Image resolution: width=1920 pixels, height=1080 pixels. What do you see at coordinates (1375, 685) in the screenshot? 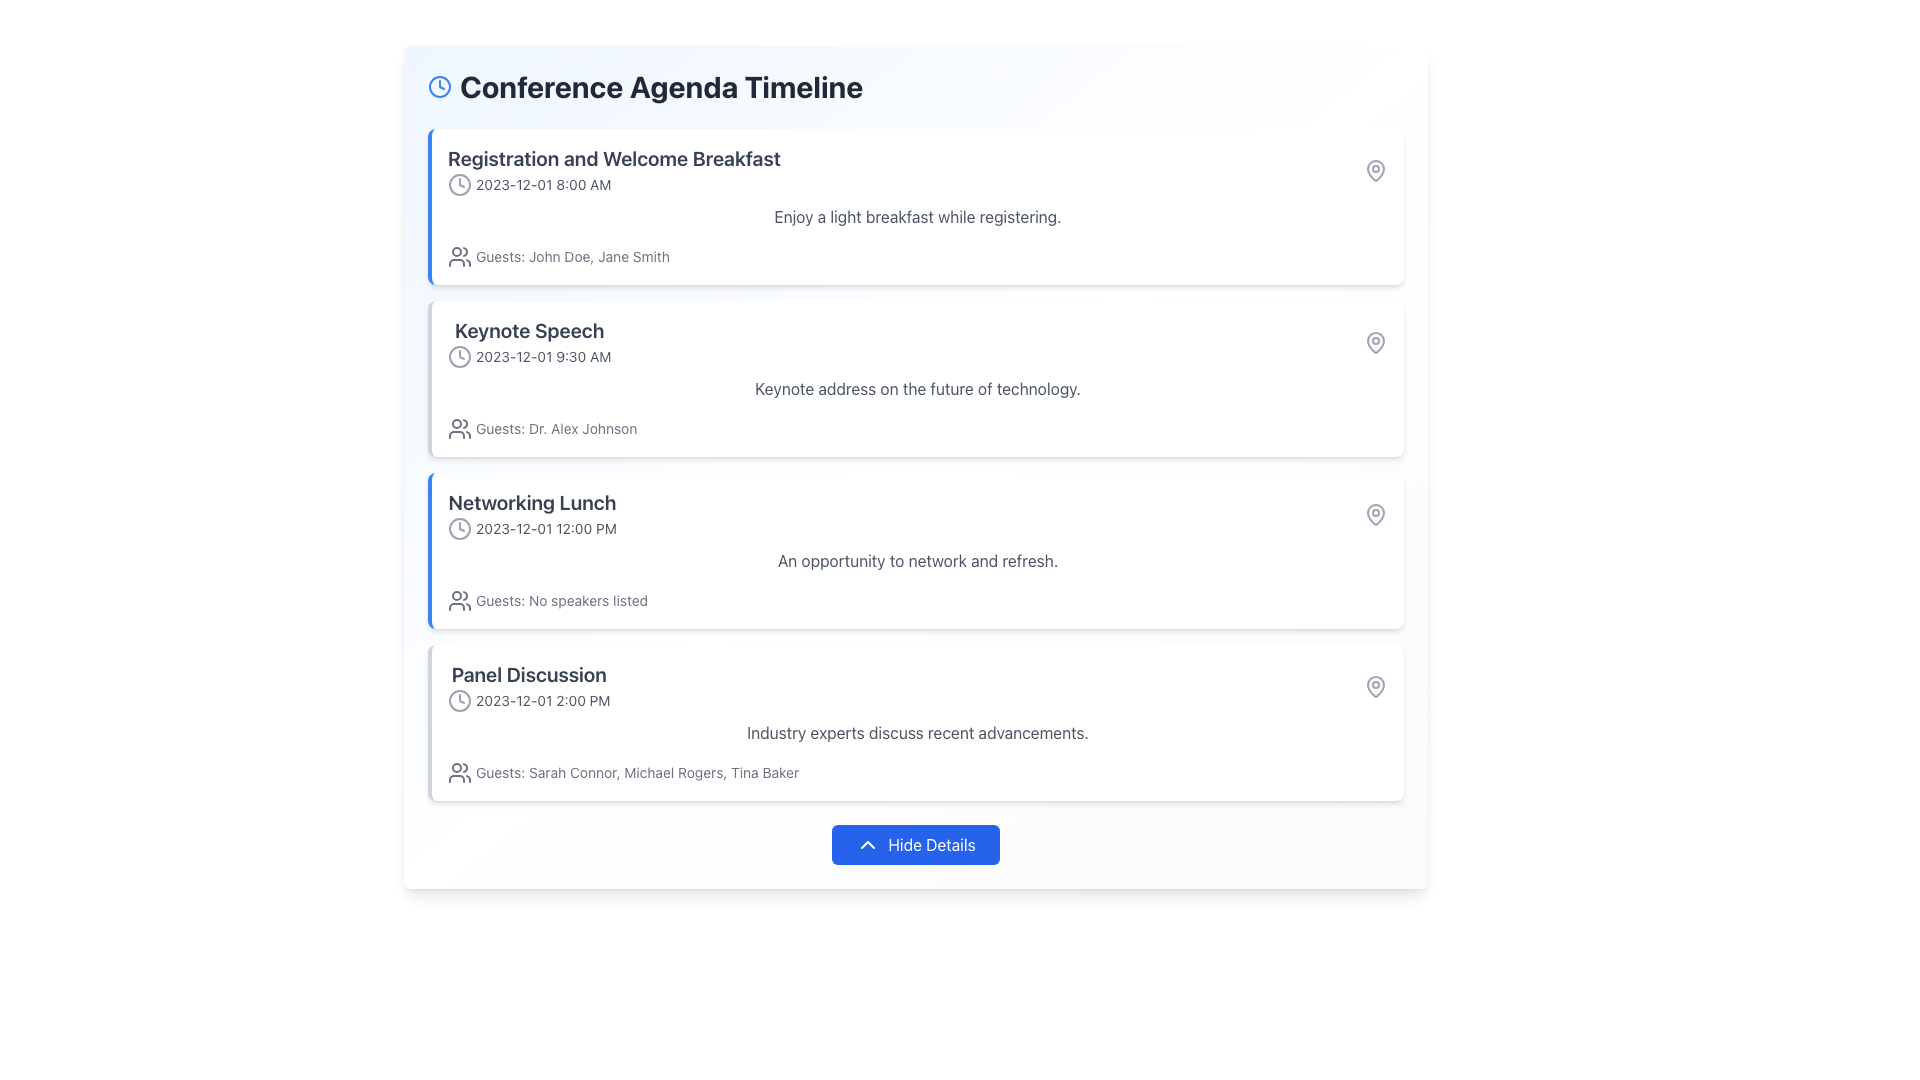
I see `the location icon positioned at the far right of the 'Panel Discussion' panel, which is the fourth item in the vertical list of events` at bounding box center [1375, 685].